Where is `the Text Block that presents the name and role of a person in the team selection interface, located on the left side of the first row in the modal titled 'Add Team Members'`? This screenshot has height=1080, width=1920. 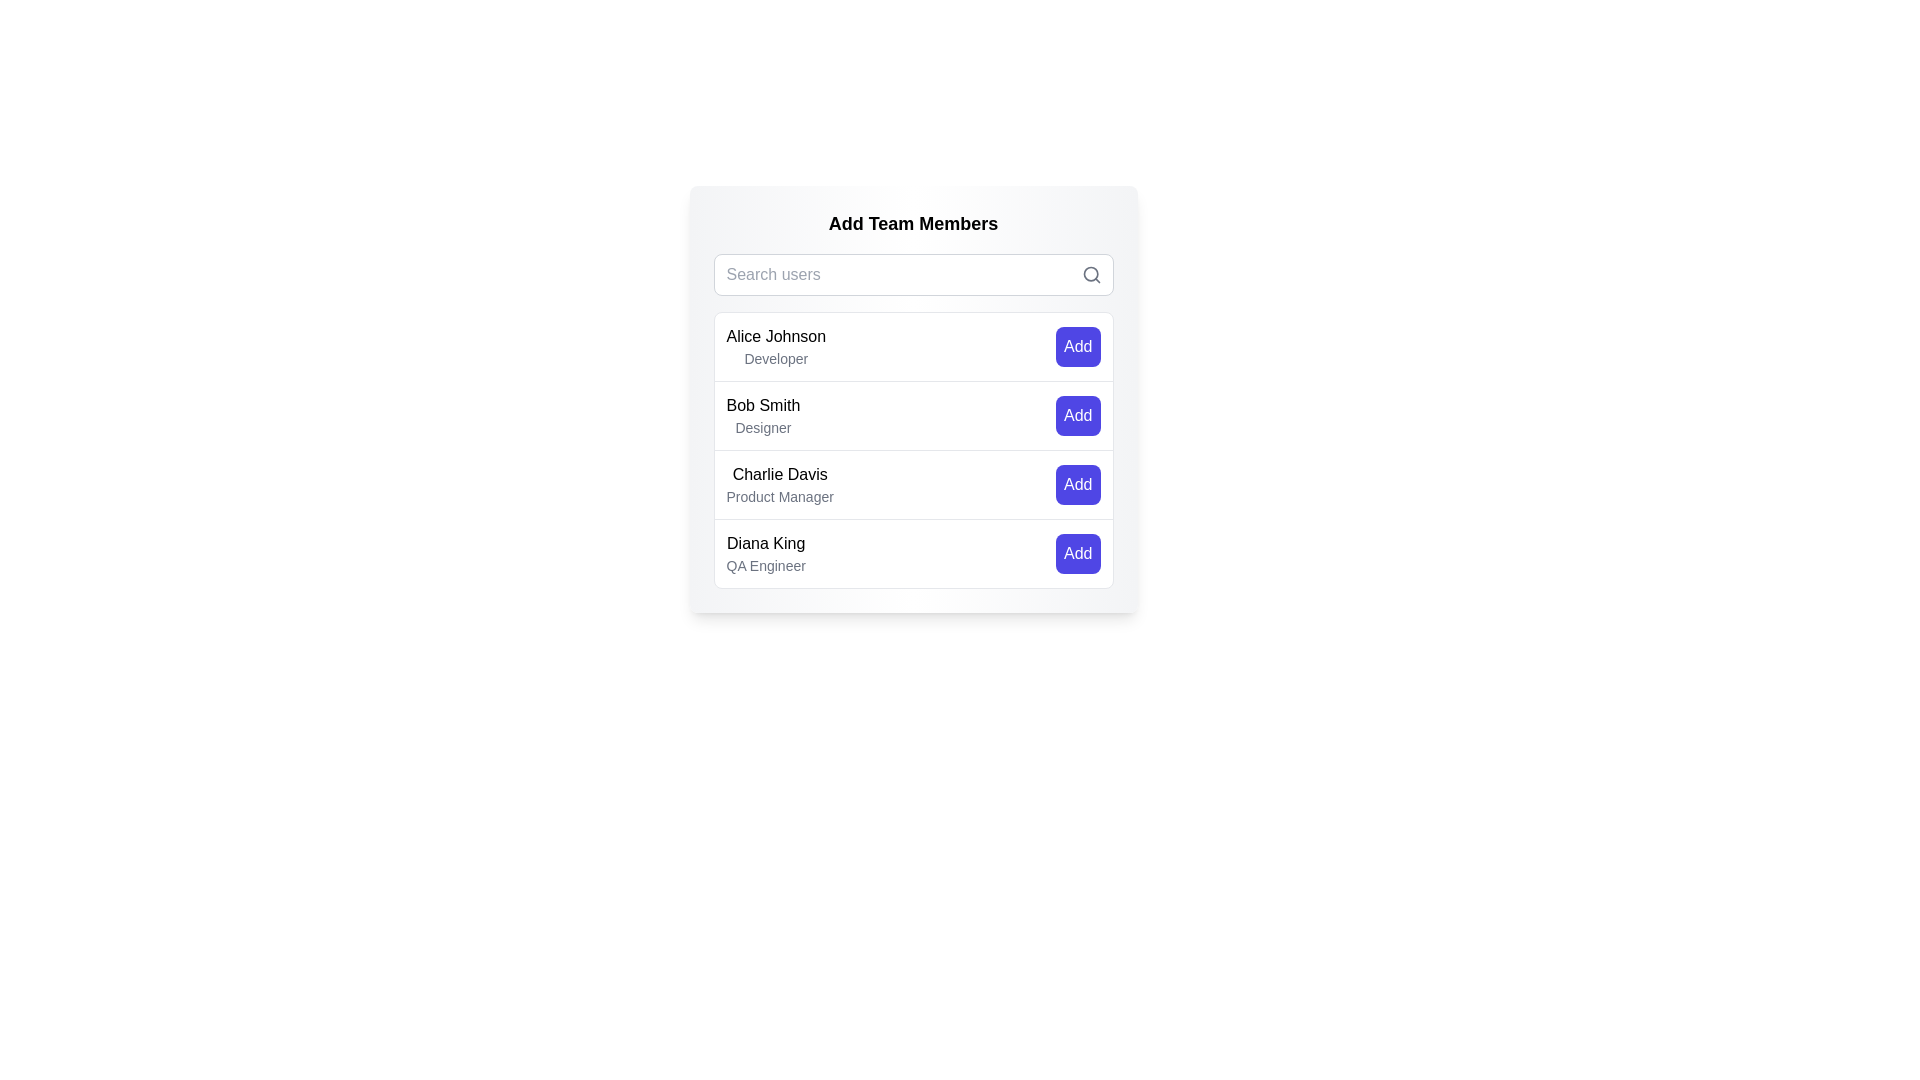 the Text Block that presents the name and role of a person in the team selection interface, located on the left side of the first row in the modal titled 'Add Team Members' is located at coordinates (775, 346).